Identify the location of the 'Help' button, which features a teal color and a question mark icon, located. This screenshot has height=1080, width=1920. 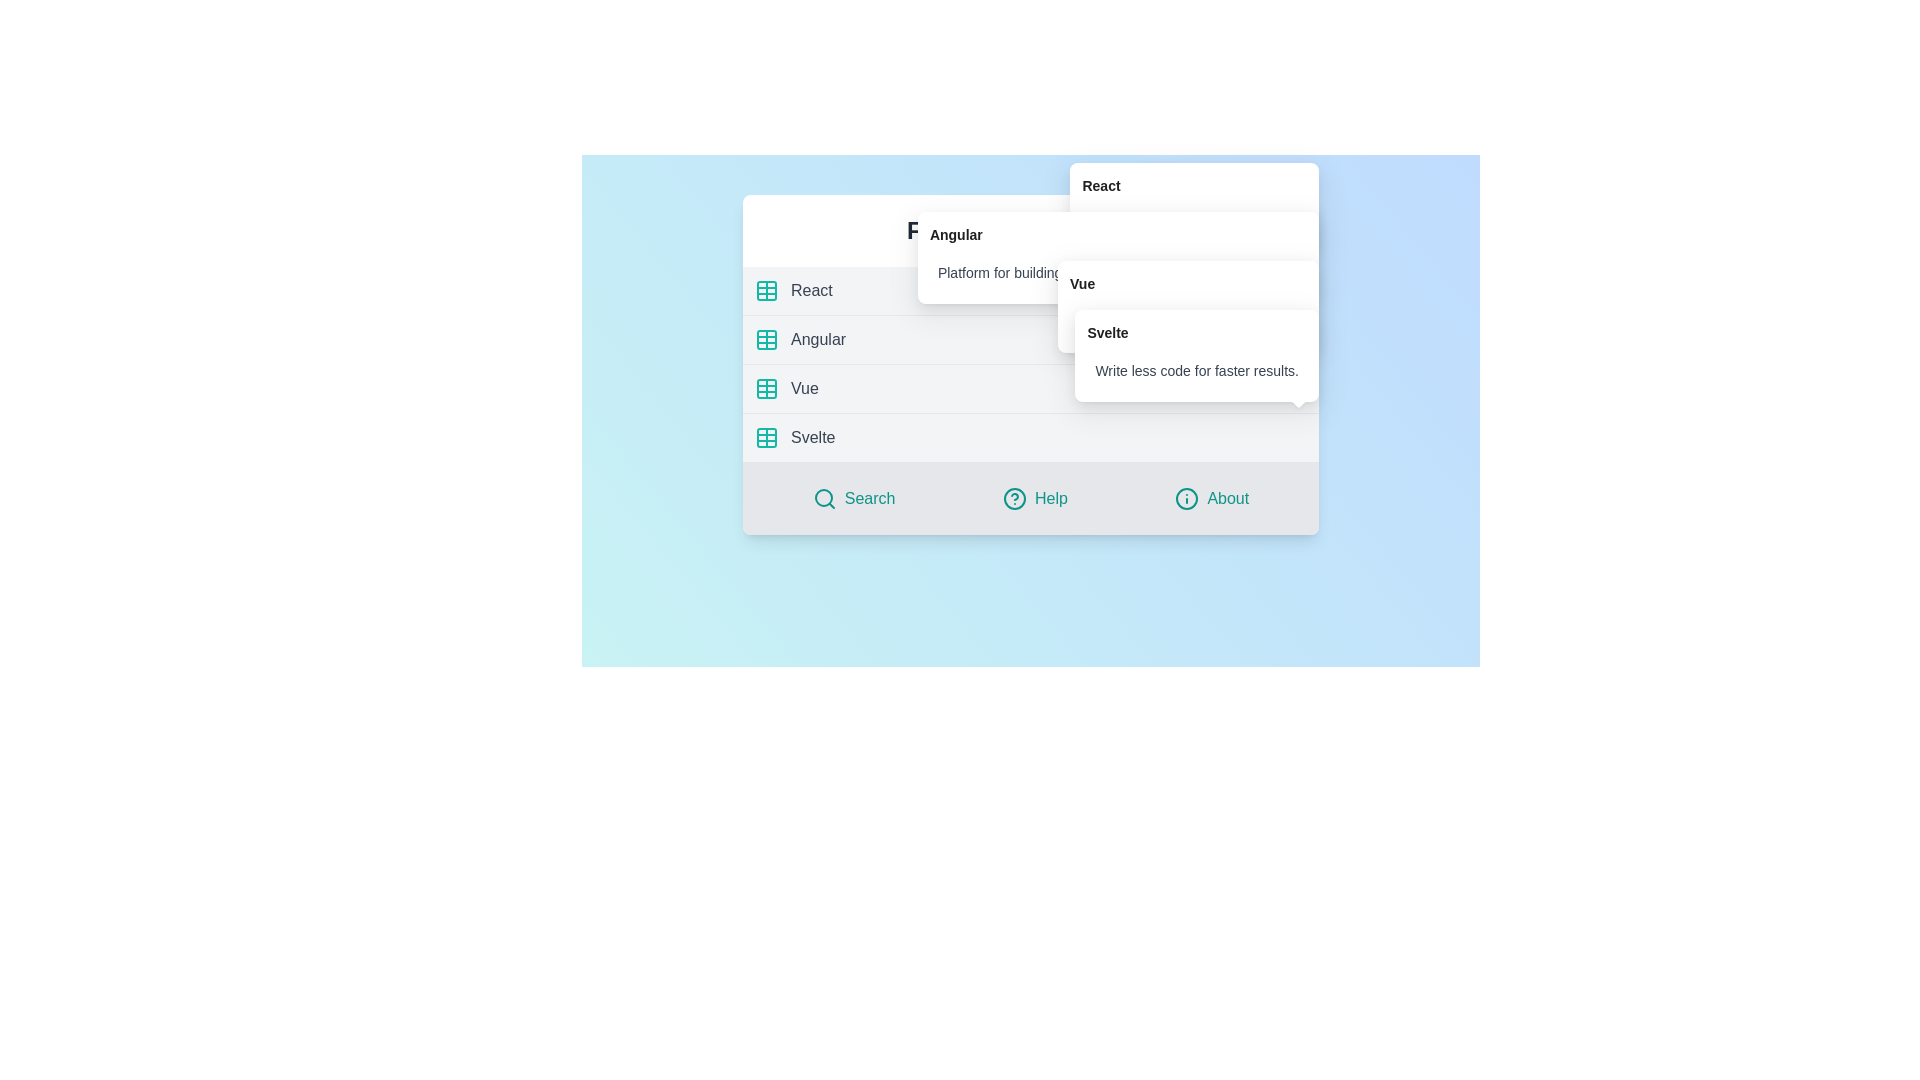
(1035, 497).